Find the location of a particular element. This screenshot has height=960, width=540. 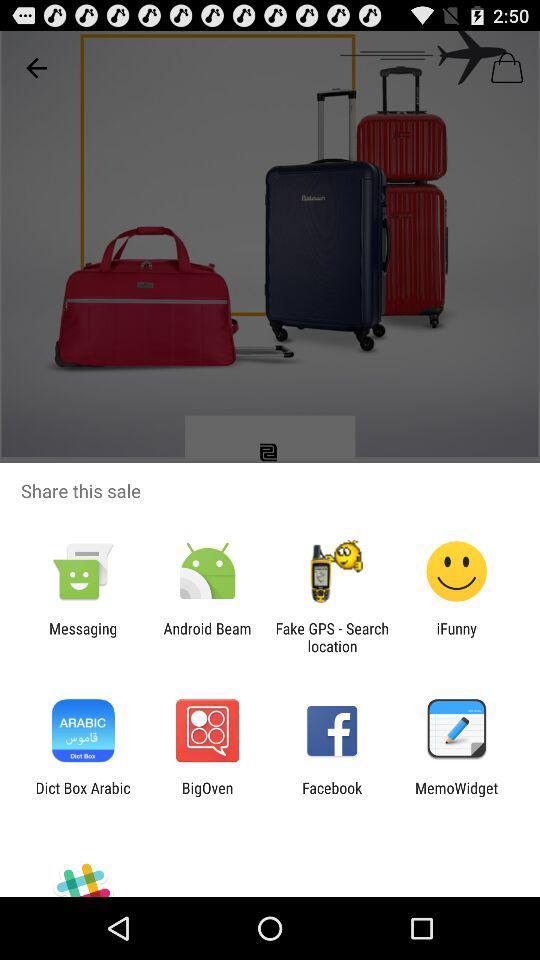

the app next to the facebook is located at coordinates (206, 796).